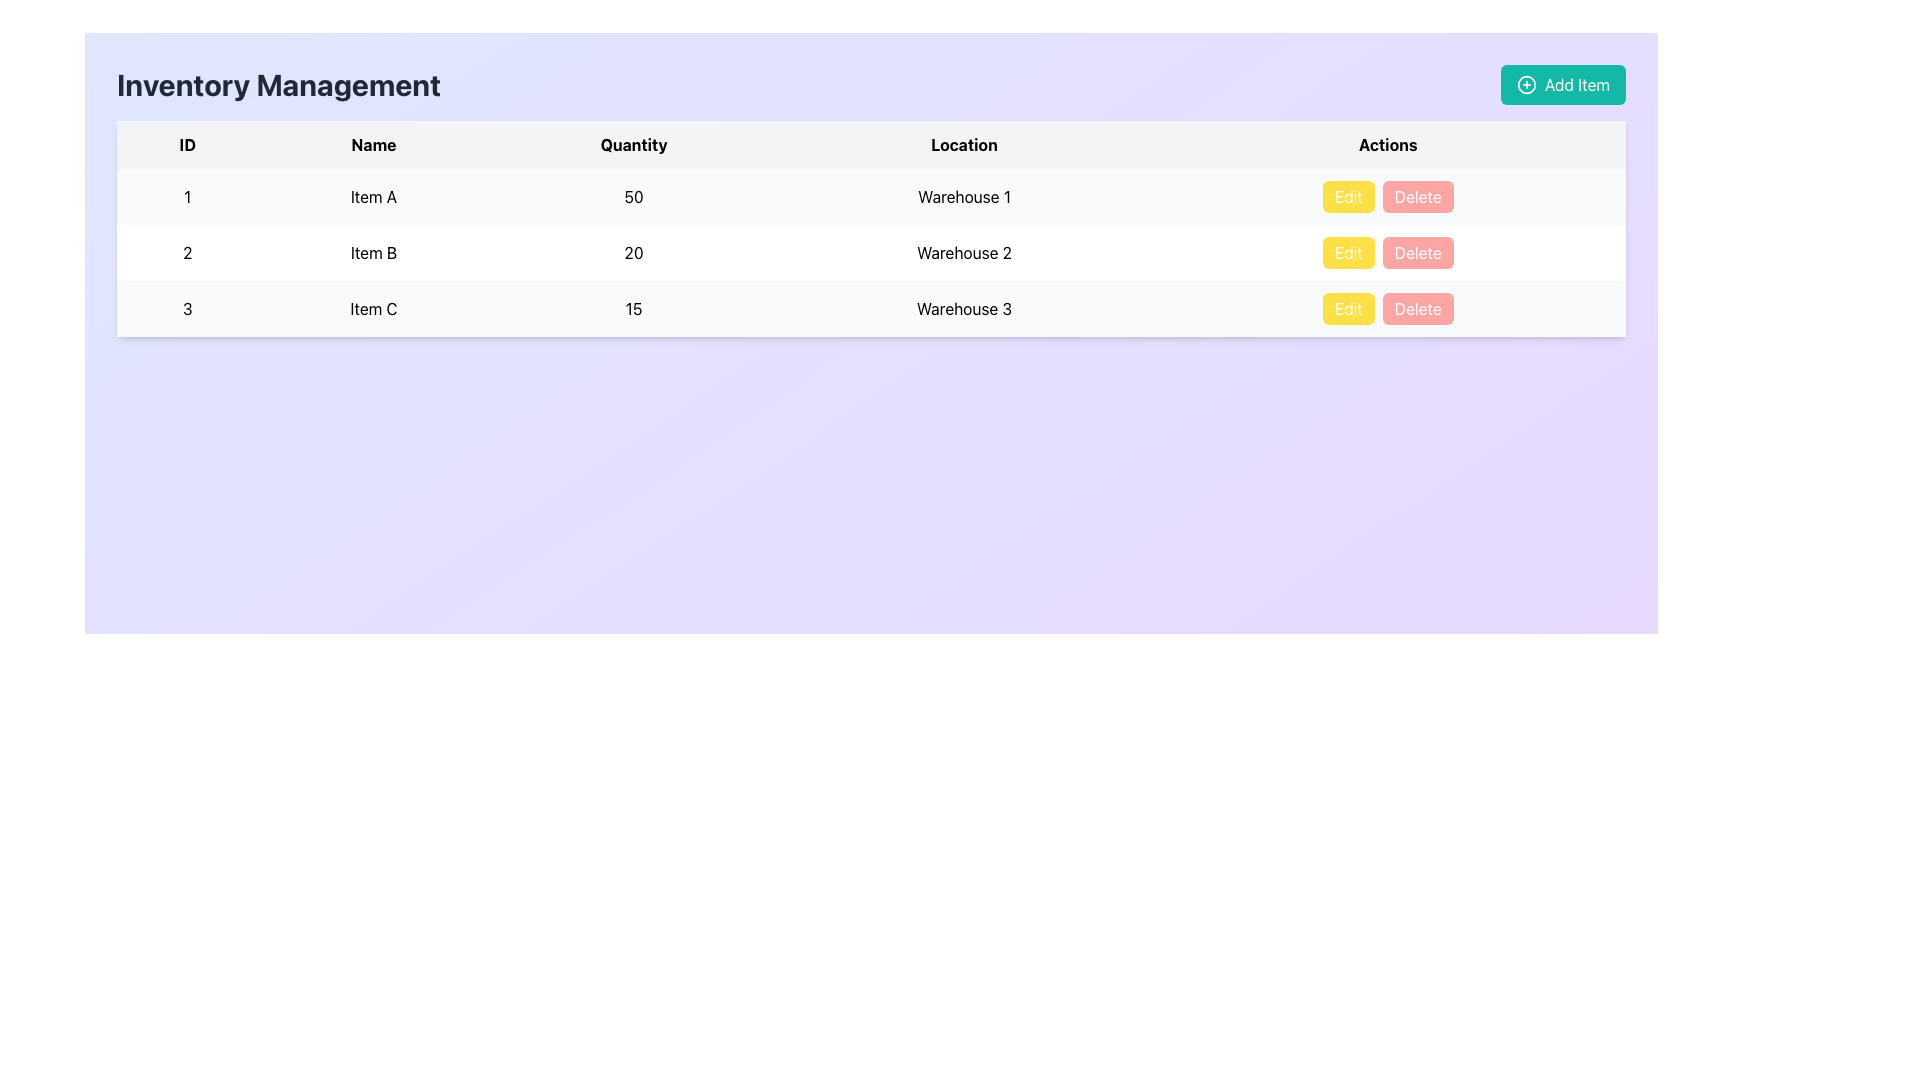 The height and width of the screenshot is (1080, 1920). Describe the element at coordinates (187, 308) in the screenshot. I see `the Static text element that identifies the third entry in the table, located in the first column of the third row` at that location.